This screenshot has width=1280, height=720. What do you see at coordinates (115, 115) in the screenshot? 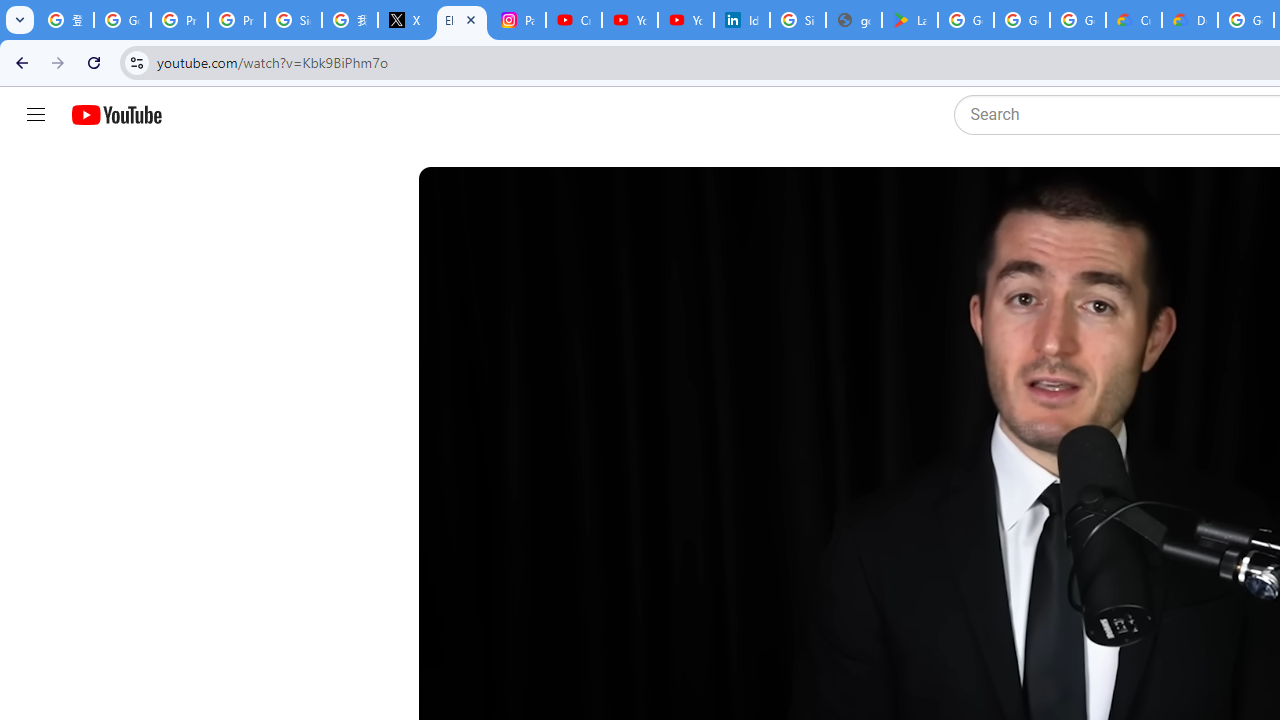
I see `'YouTube Home'` at bounding box center [115, 115].